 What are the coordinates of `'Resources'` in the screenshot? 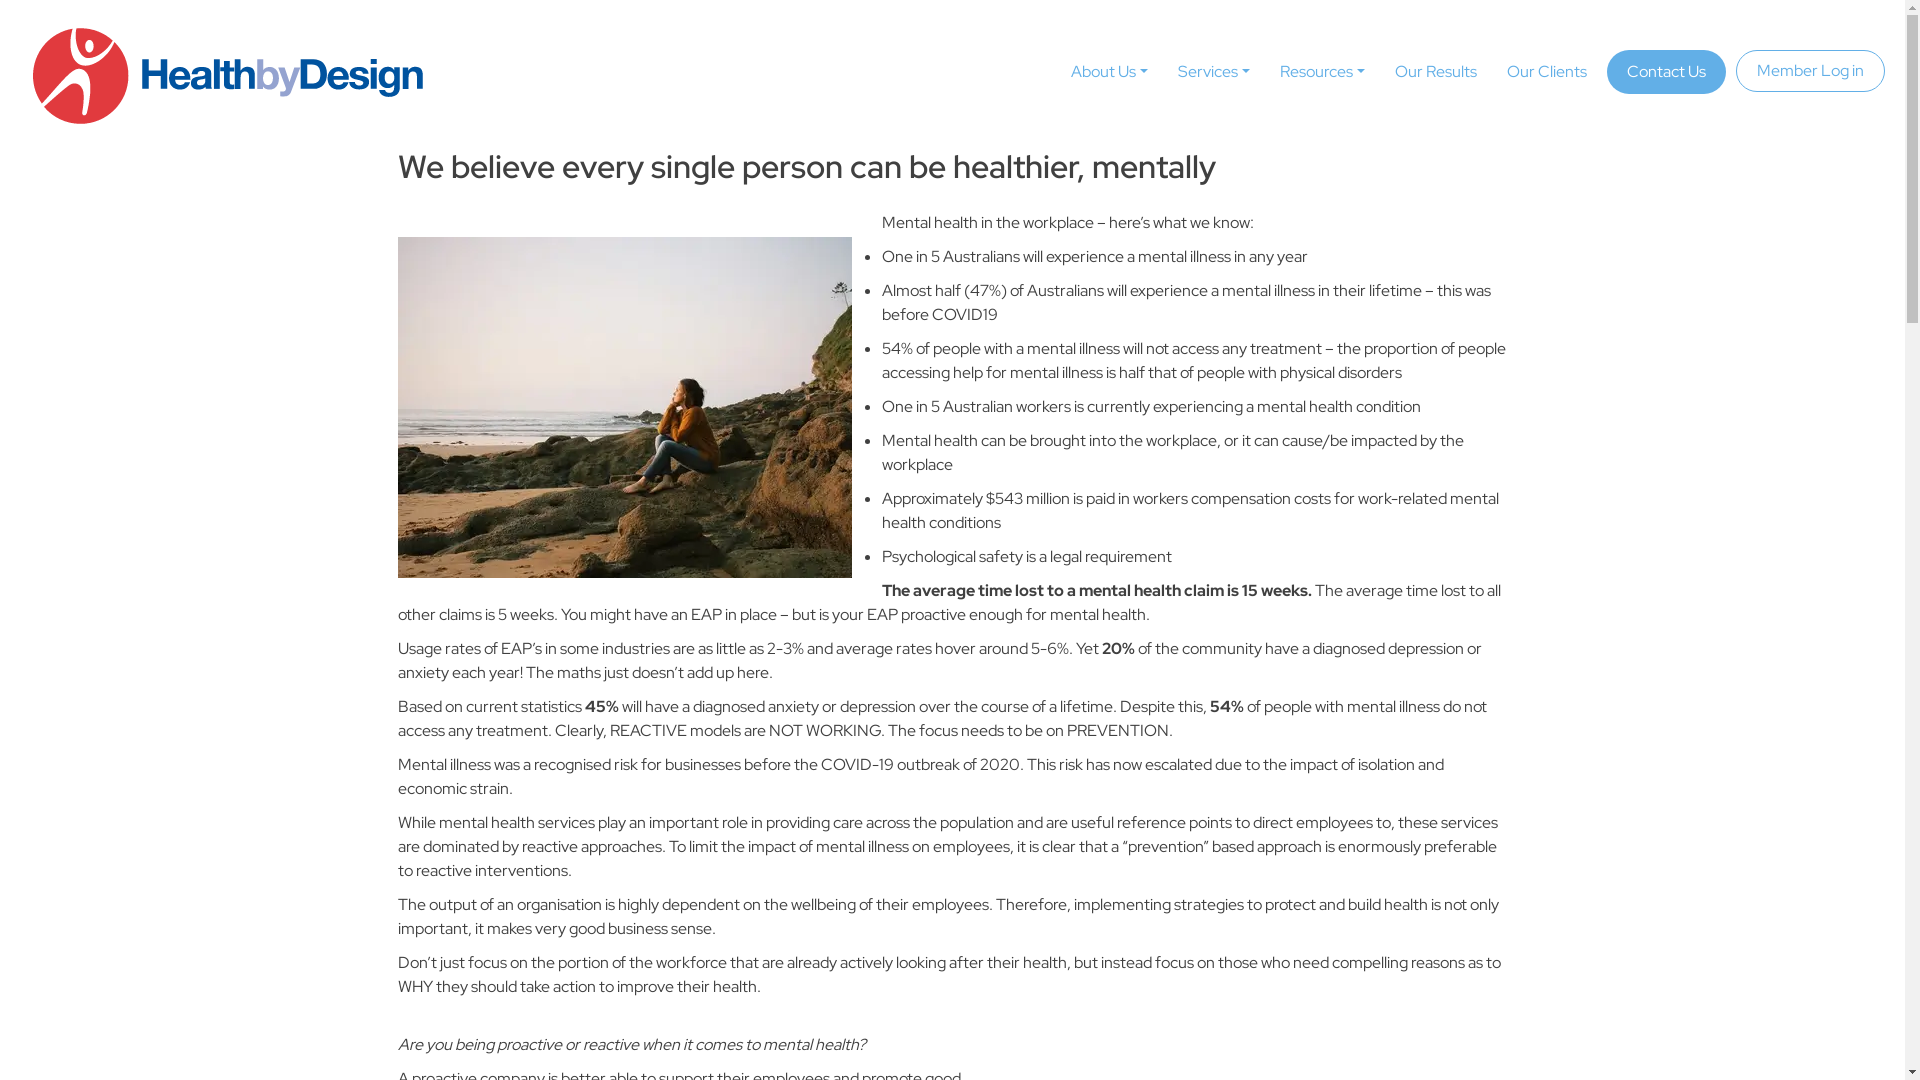 It's located at (1322, 71).